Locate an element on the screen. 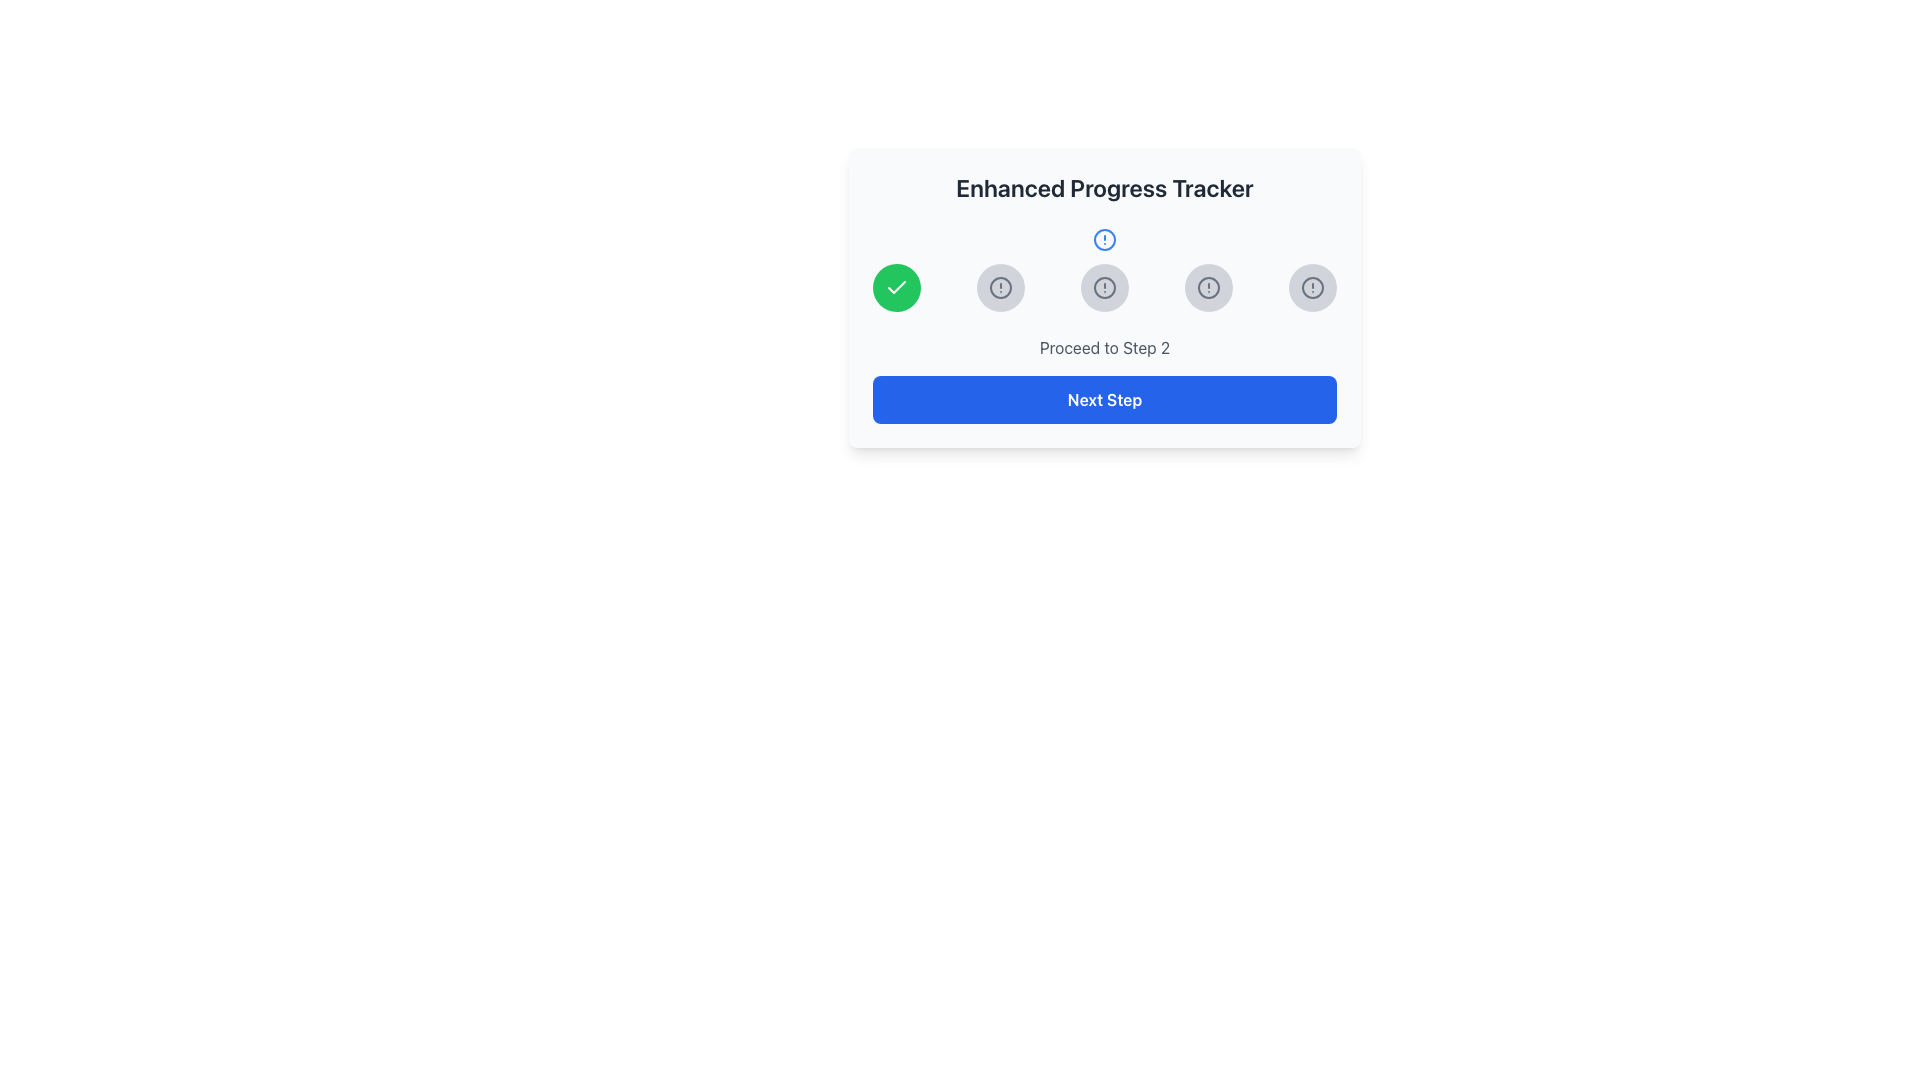  the SVG circle component located in the second icon of the progress tracker, which has a gray outline and indicates different statuses or steps is located at coordinates (1103, 288).